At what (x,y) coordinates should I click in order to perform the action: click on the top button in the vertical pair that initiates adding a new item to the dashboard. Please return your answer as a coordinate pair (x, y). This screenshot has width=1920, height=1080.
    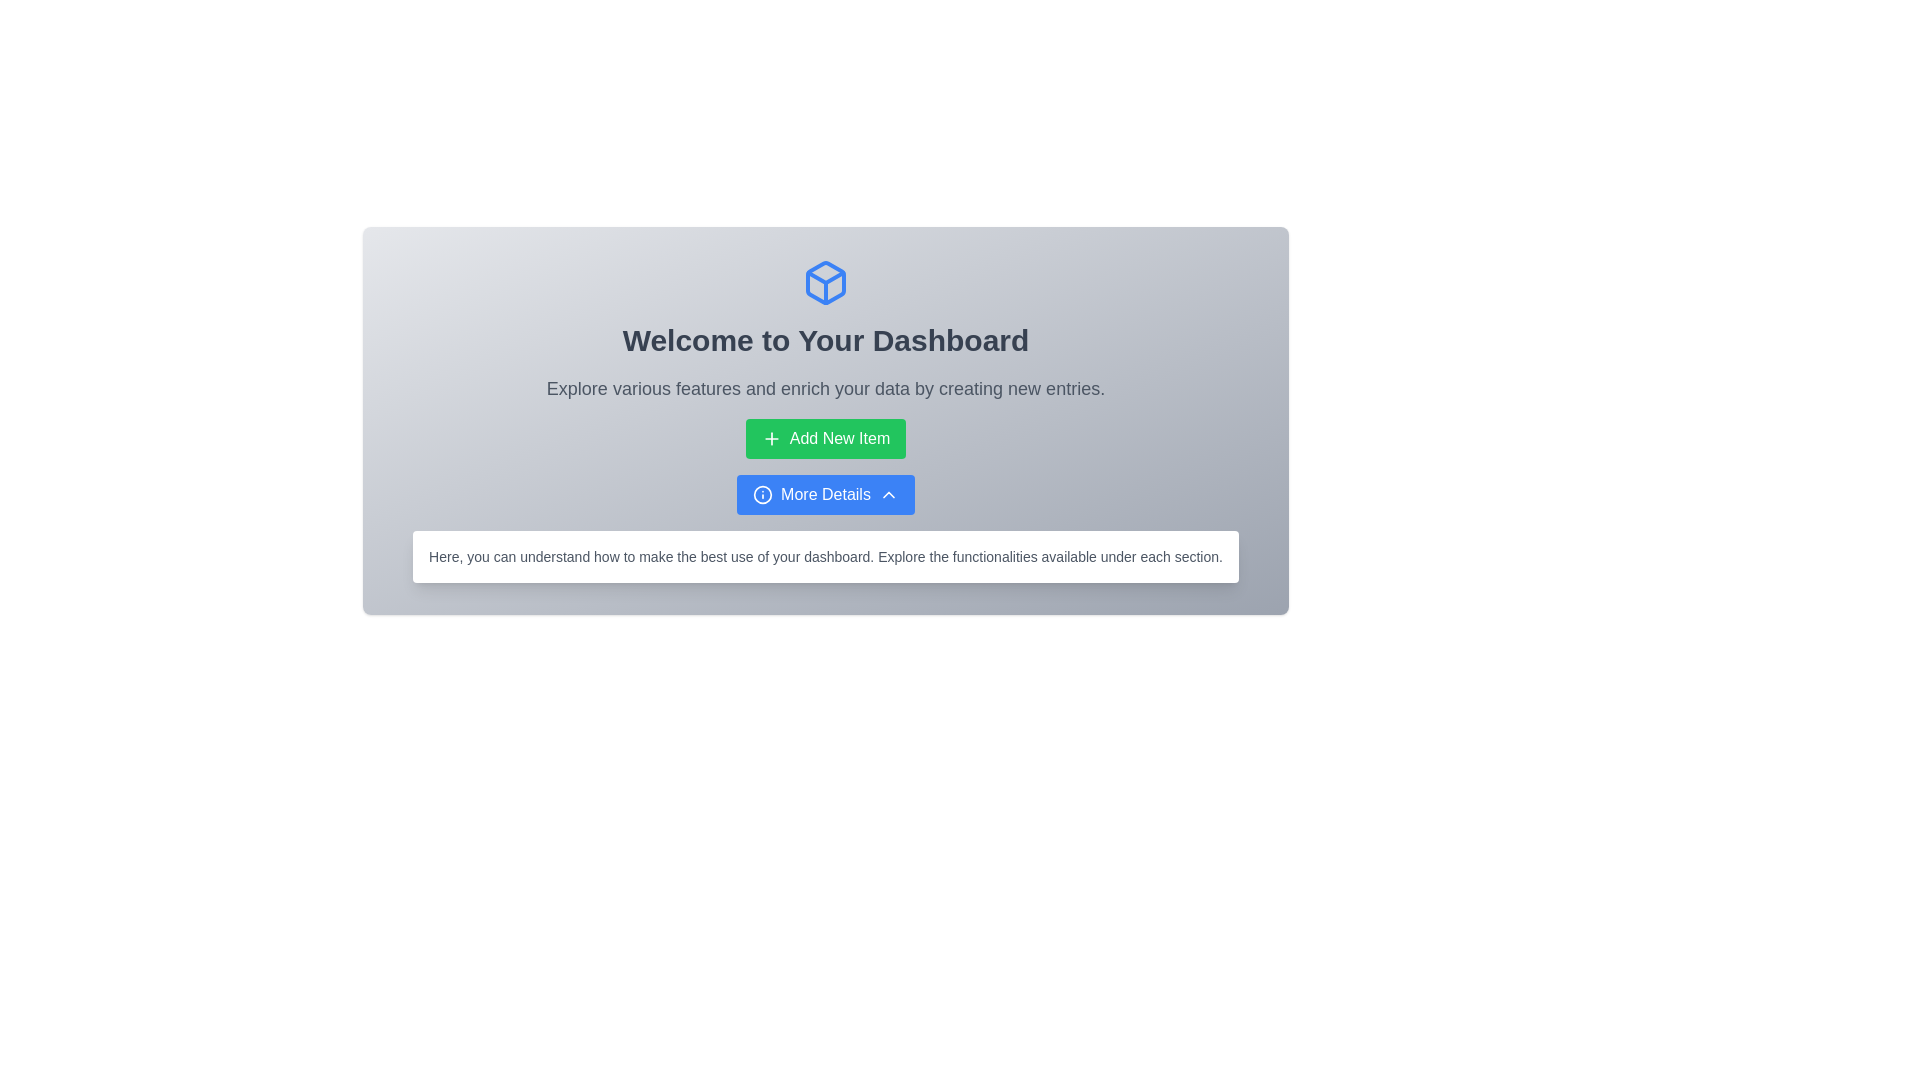
    Looking at the image, I should click on (825, 419).